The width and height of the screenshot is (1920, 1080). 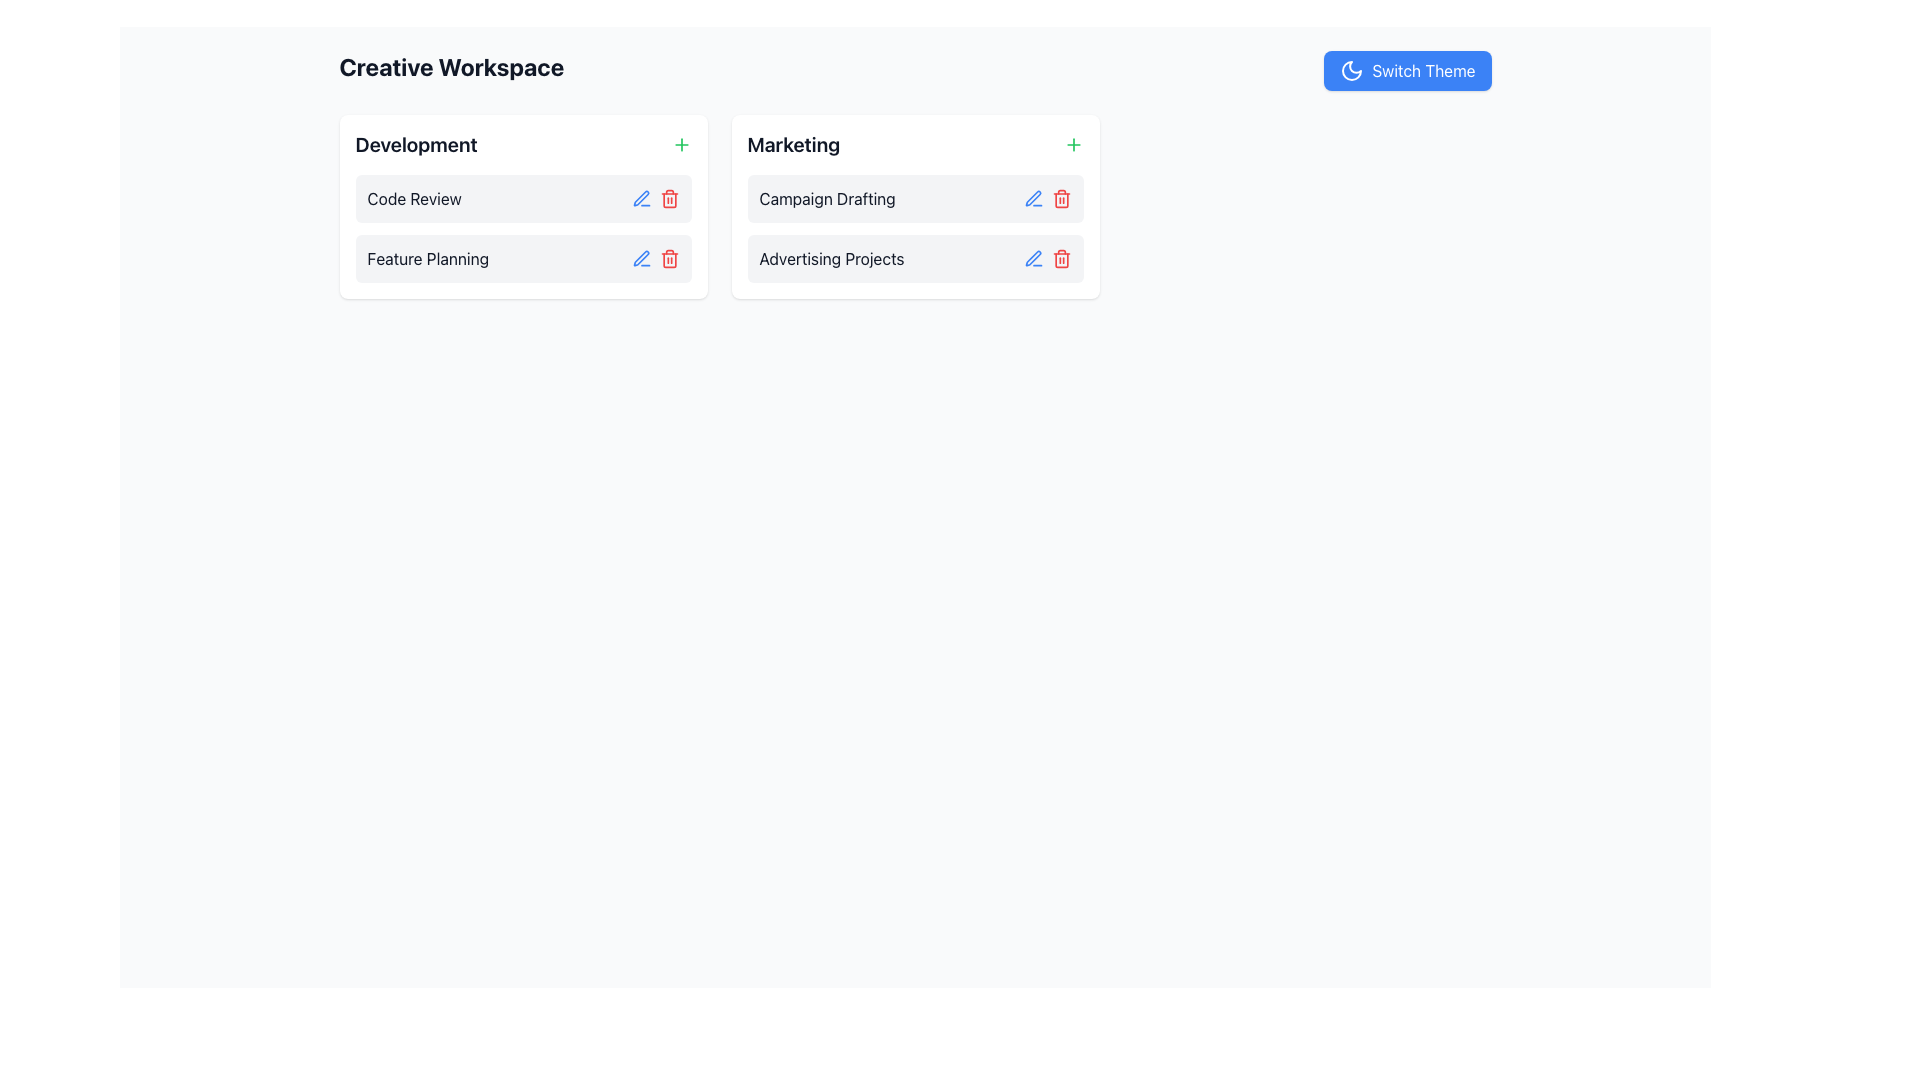 I want to click on the green plus icon button located to the far right of the 'Development' header text, so click(x=681, y=144).